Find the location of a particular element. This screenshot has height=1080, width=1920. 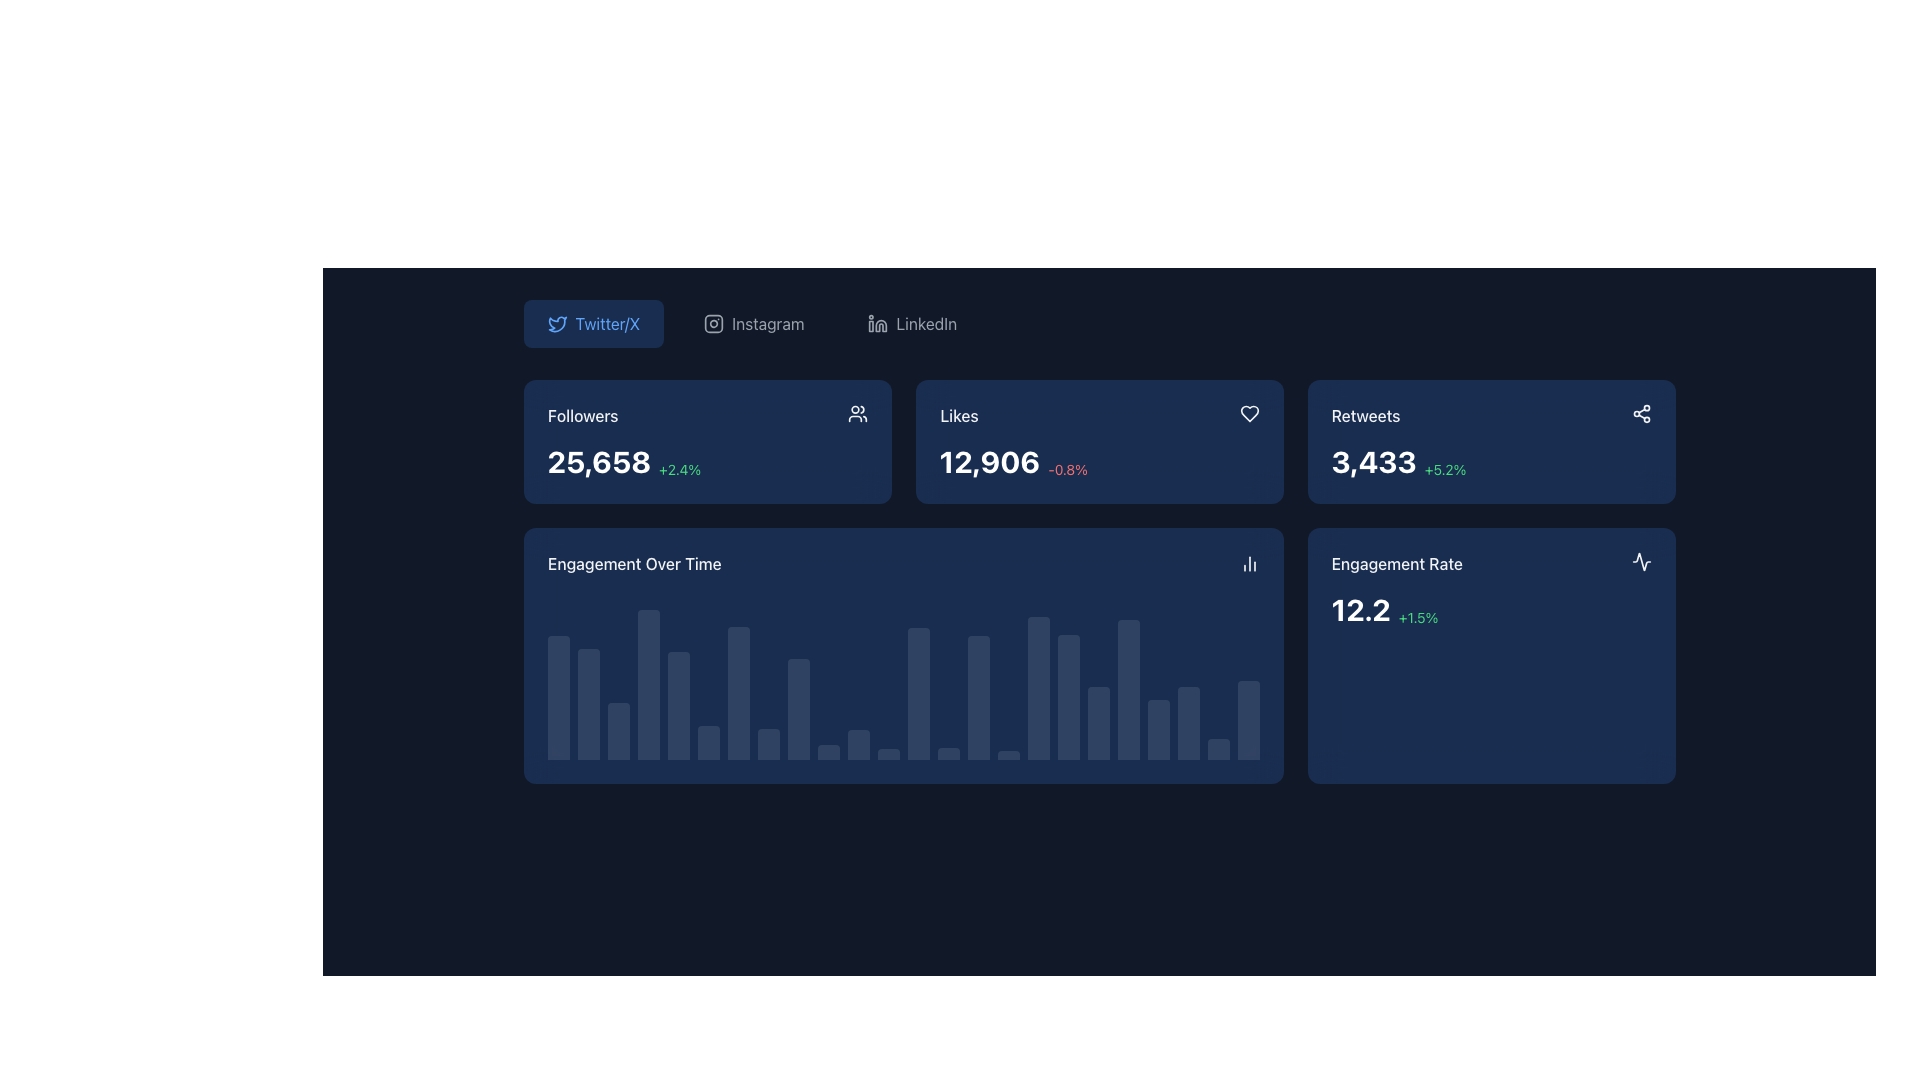

the 11th bar in the 'Engagement Over Time' bar chart is located at coordinates (858, 744).